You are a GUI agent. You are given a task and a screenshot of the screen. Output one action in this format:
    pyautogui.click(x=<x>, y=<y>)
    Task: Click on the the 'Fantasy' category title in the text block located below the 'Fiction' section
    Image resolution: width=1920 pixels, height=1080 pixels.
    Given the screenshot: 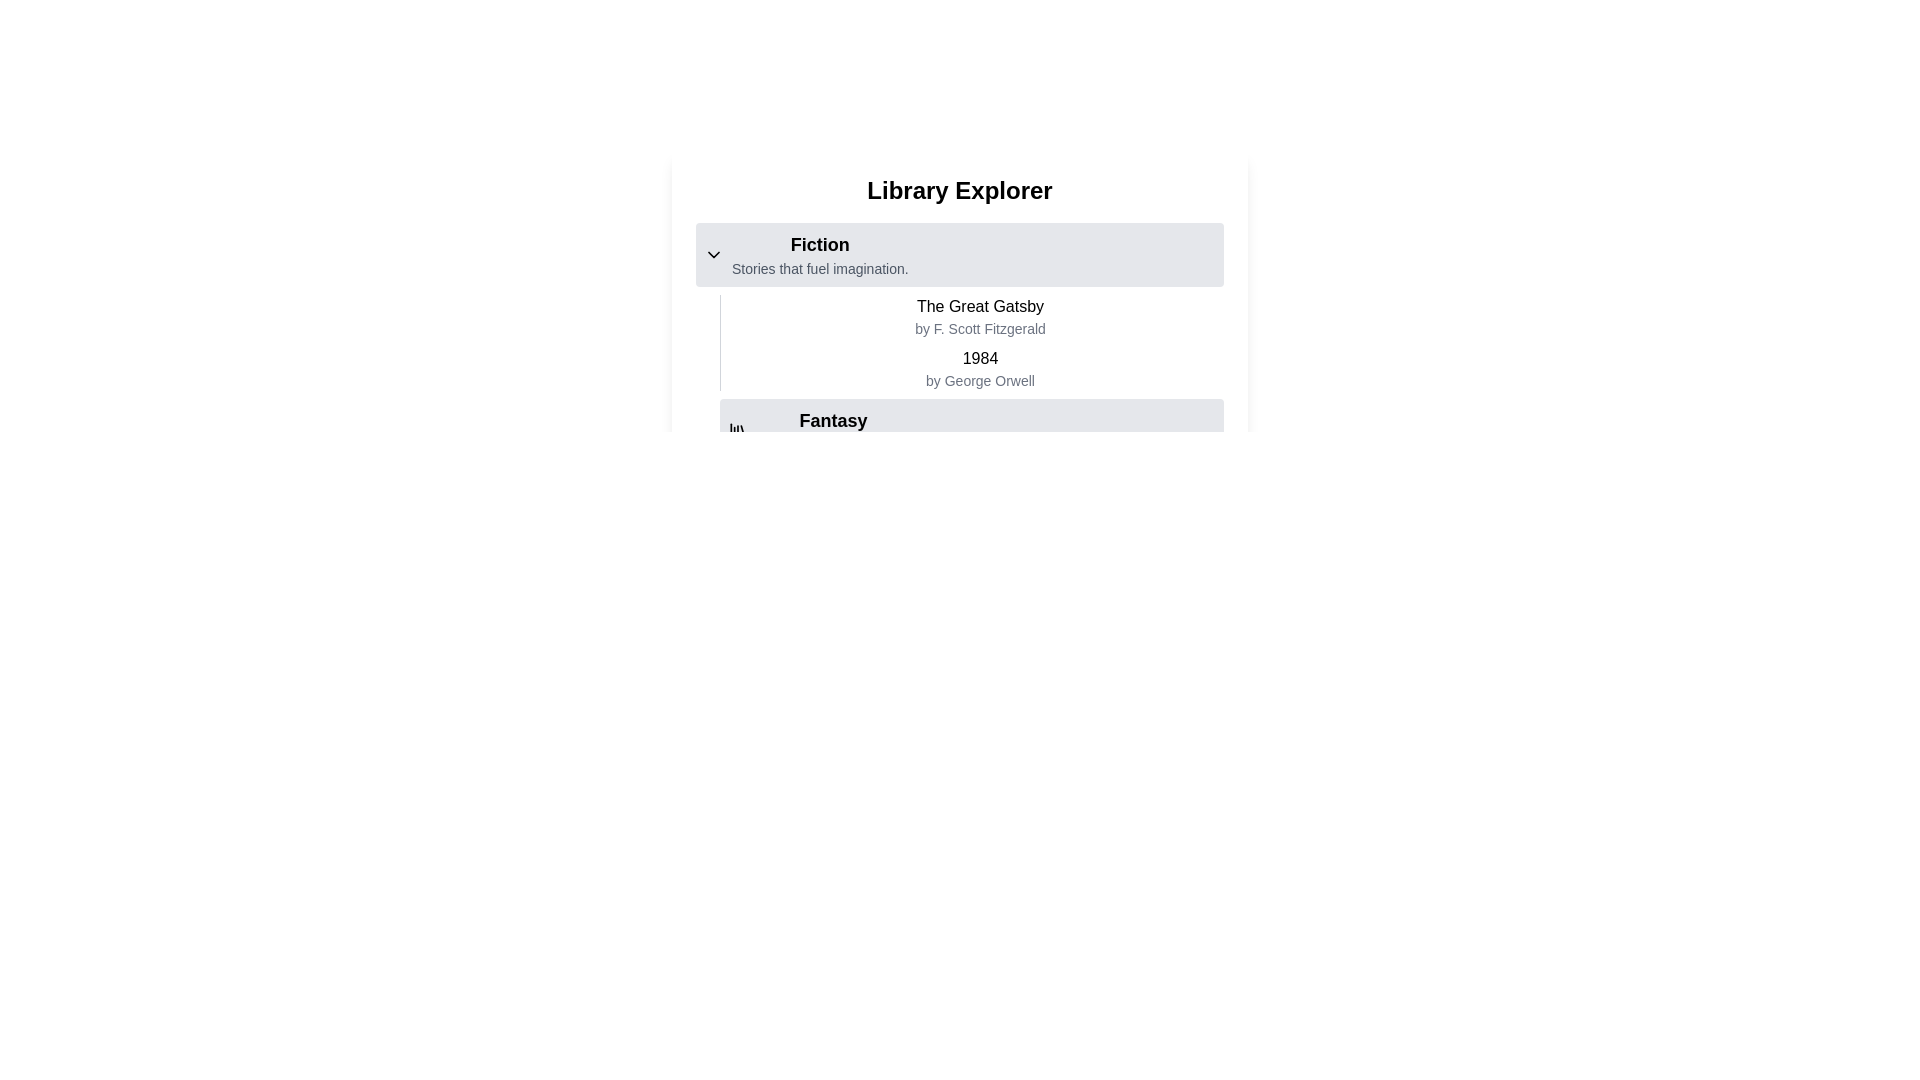 What is the action you would take?
    pyautogui.click(x=833, y=430)
    